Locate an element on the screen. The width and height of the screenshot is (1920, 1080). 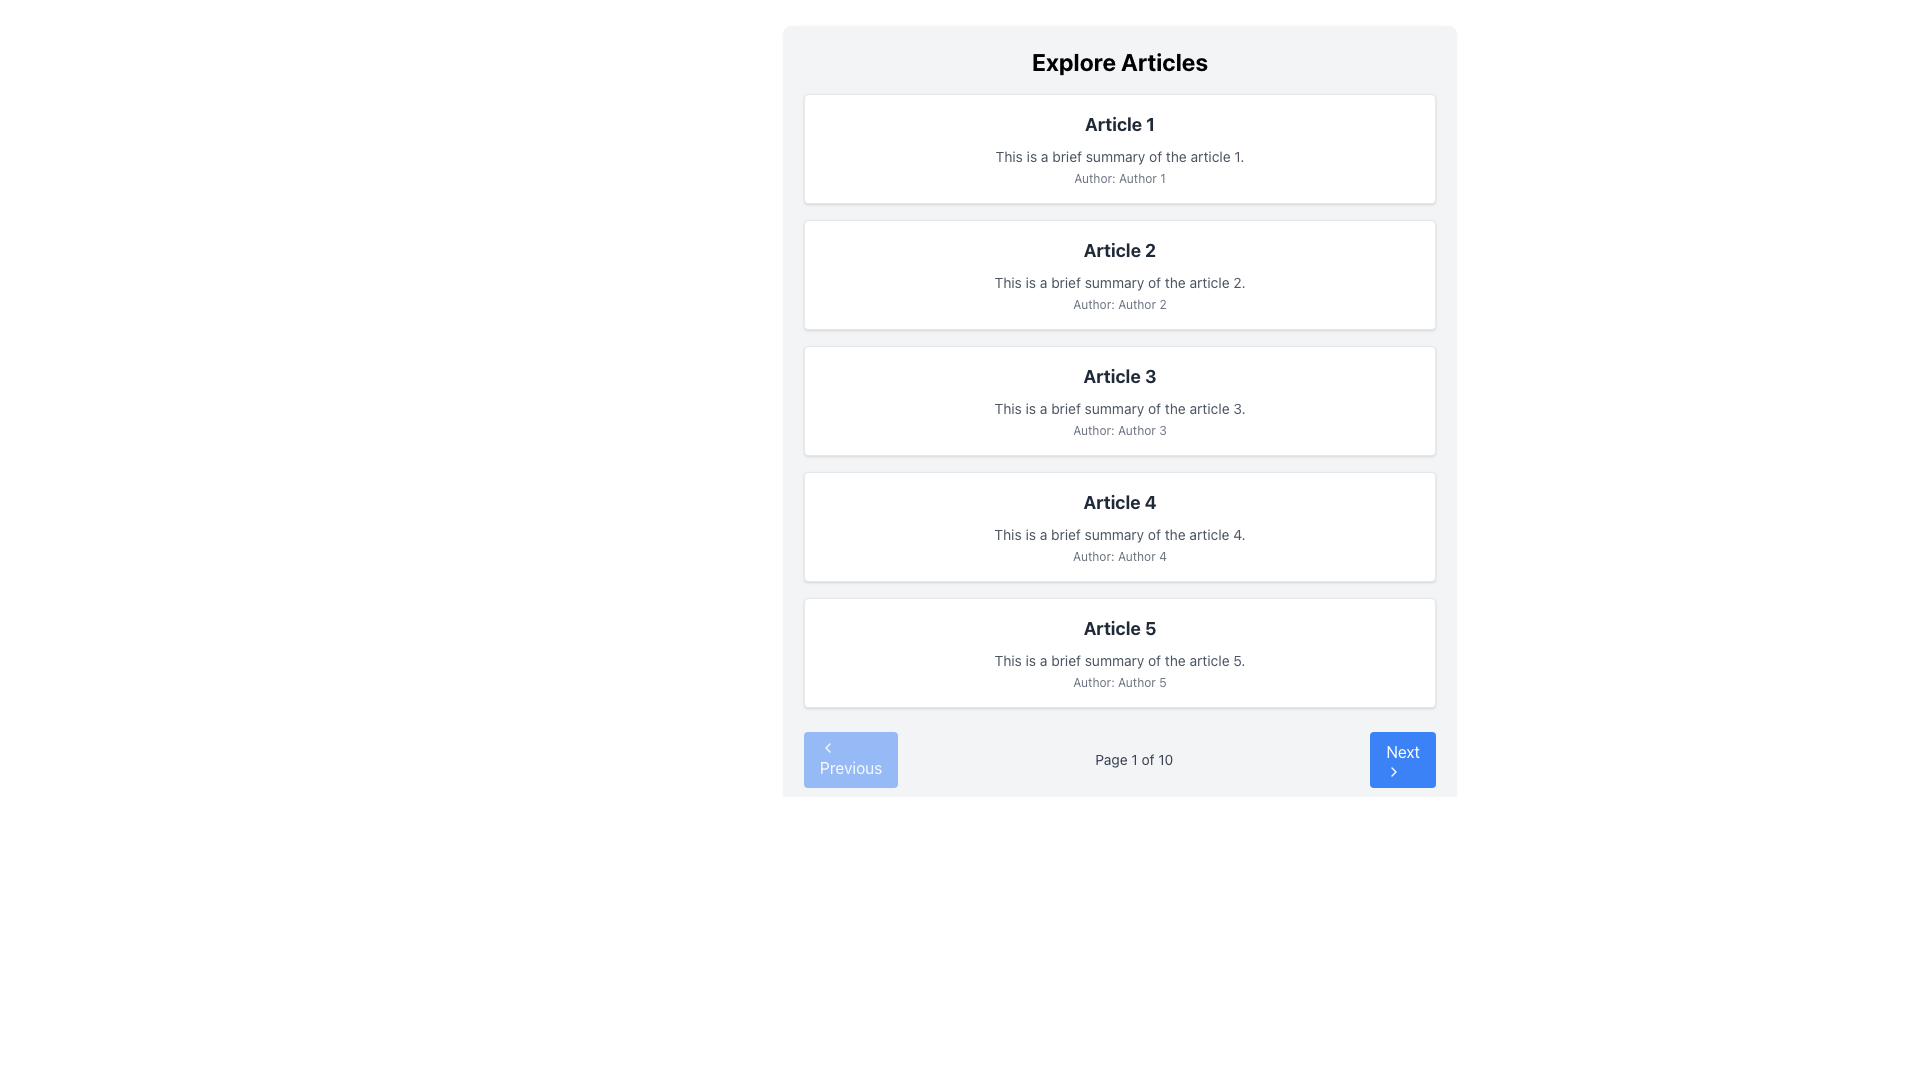
the Static text header, which serves as a section title above the list of articles is located at coordinates (1118, 60).